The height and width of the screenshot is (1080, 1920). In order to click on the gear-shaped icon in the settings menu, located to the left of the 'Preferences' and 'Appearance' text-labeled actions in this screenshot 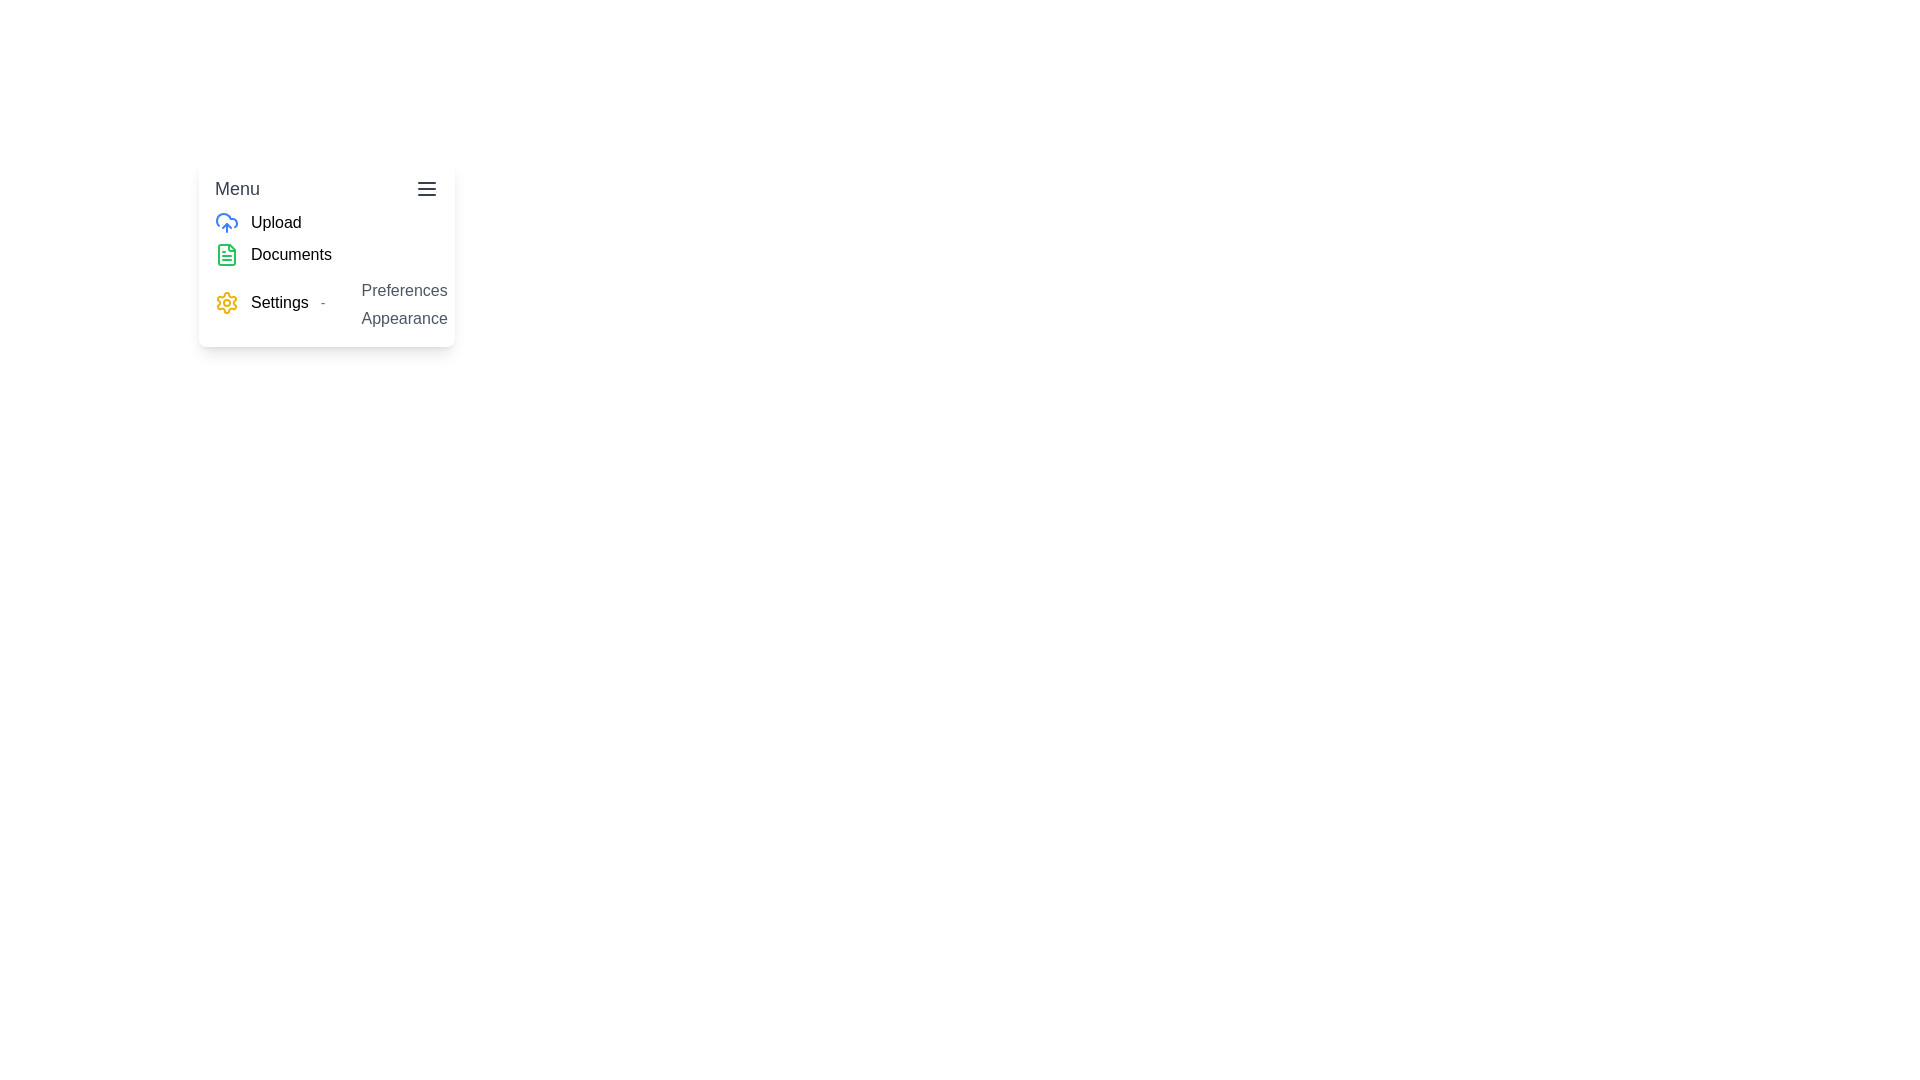, I will do `click(226, 303)`.